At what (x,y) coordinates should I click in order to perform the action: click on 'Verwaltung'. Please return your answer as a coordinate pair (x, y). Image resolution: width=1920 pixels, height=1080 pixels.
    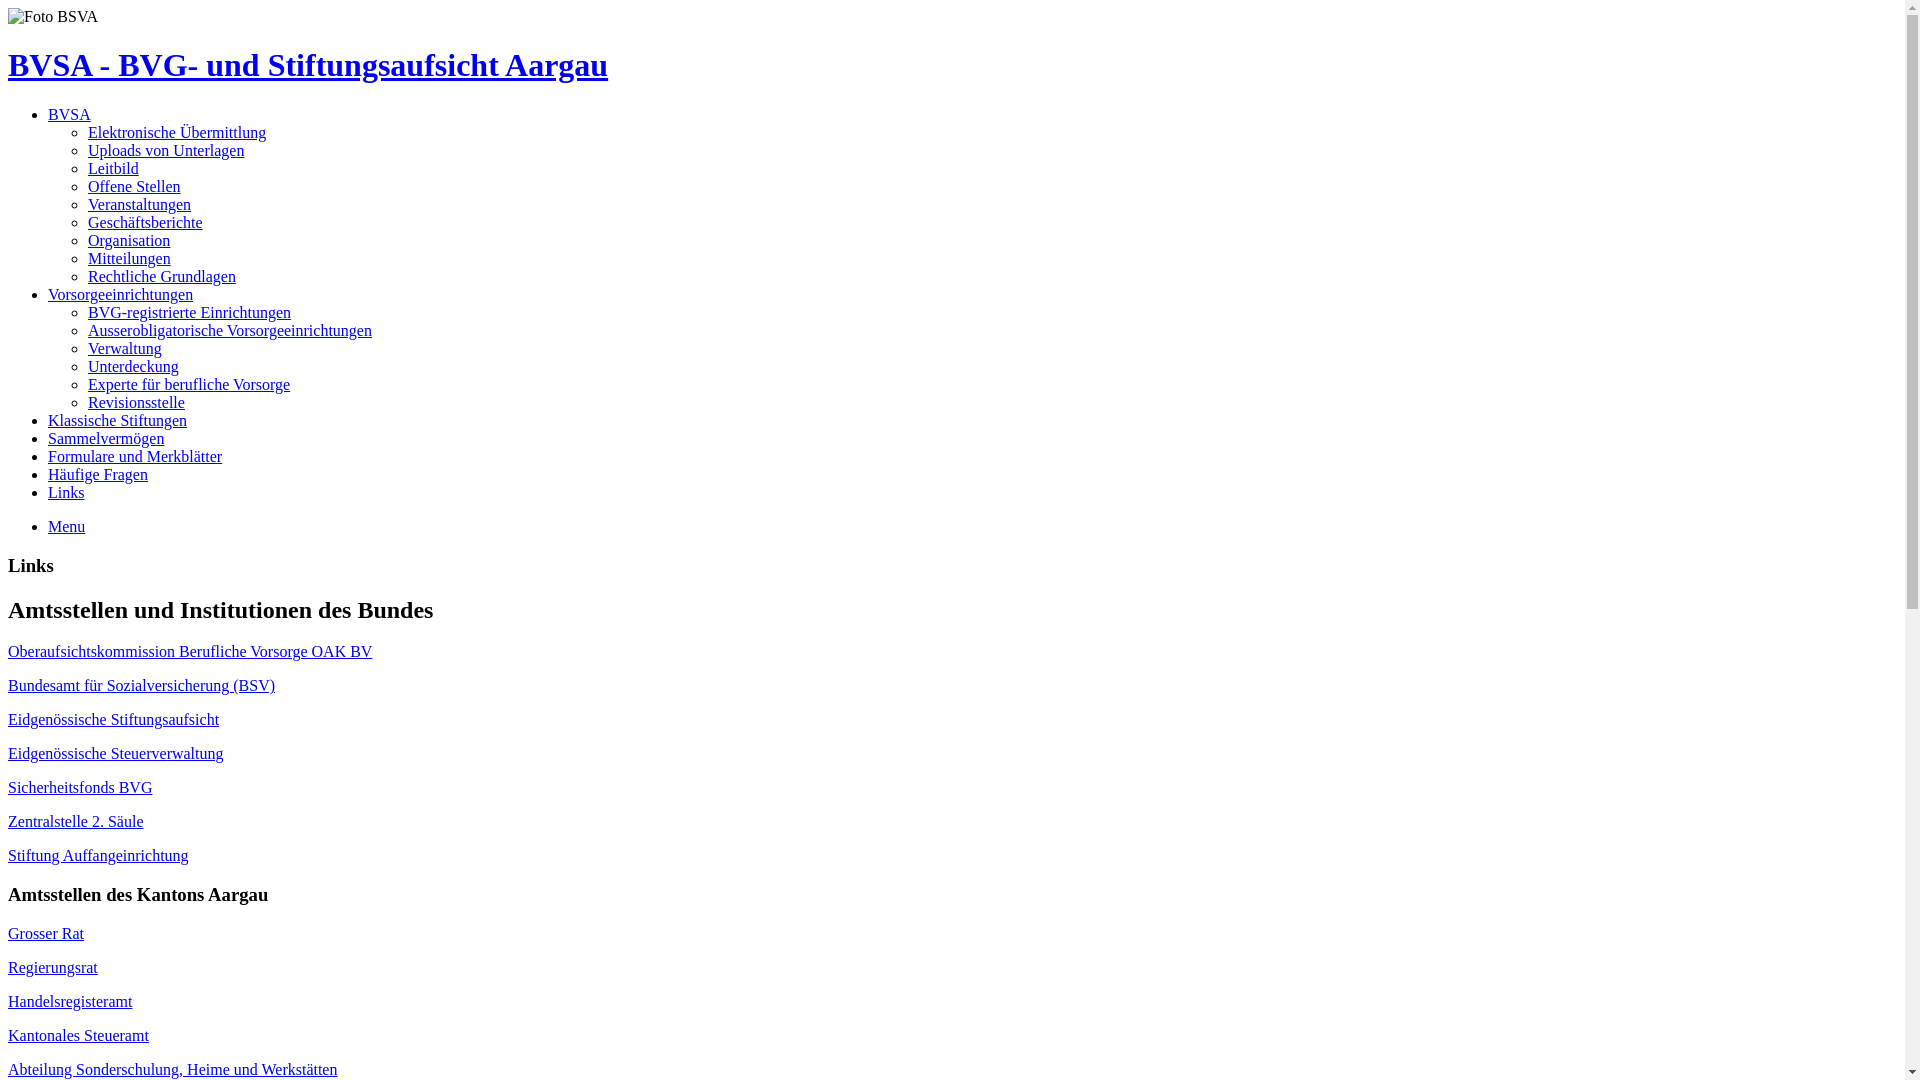
    Looking at the image, I should click on (86, 347).